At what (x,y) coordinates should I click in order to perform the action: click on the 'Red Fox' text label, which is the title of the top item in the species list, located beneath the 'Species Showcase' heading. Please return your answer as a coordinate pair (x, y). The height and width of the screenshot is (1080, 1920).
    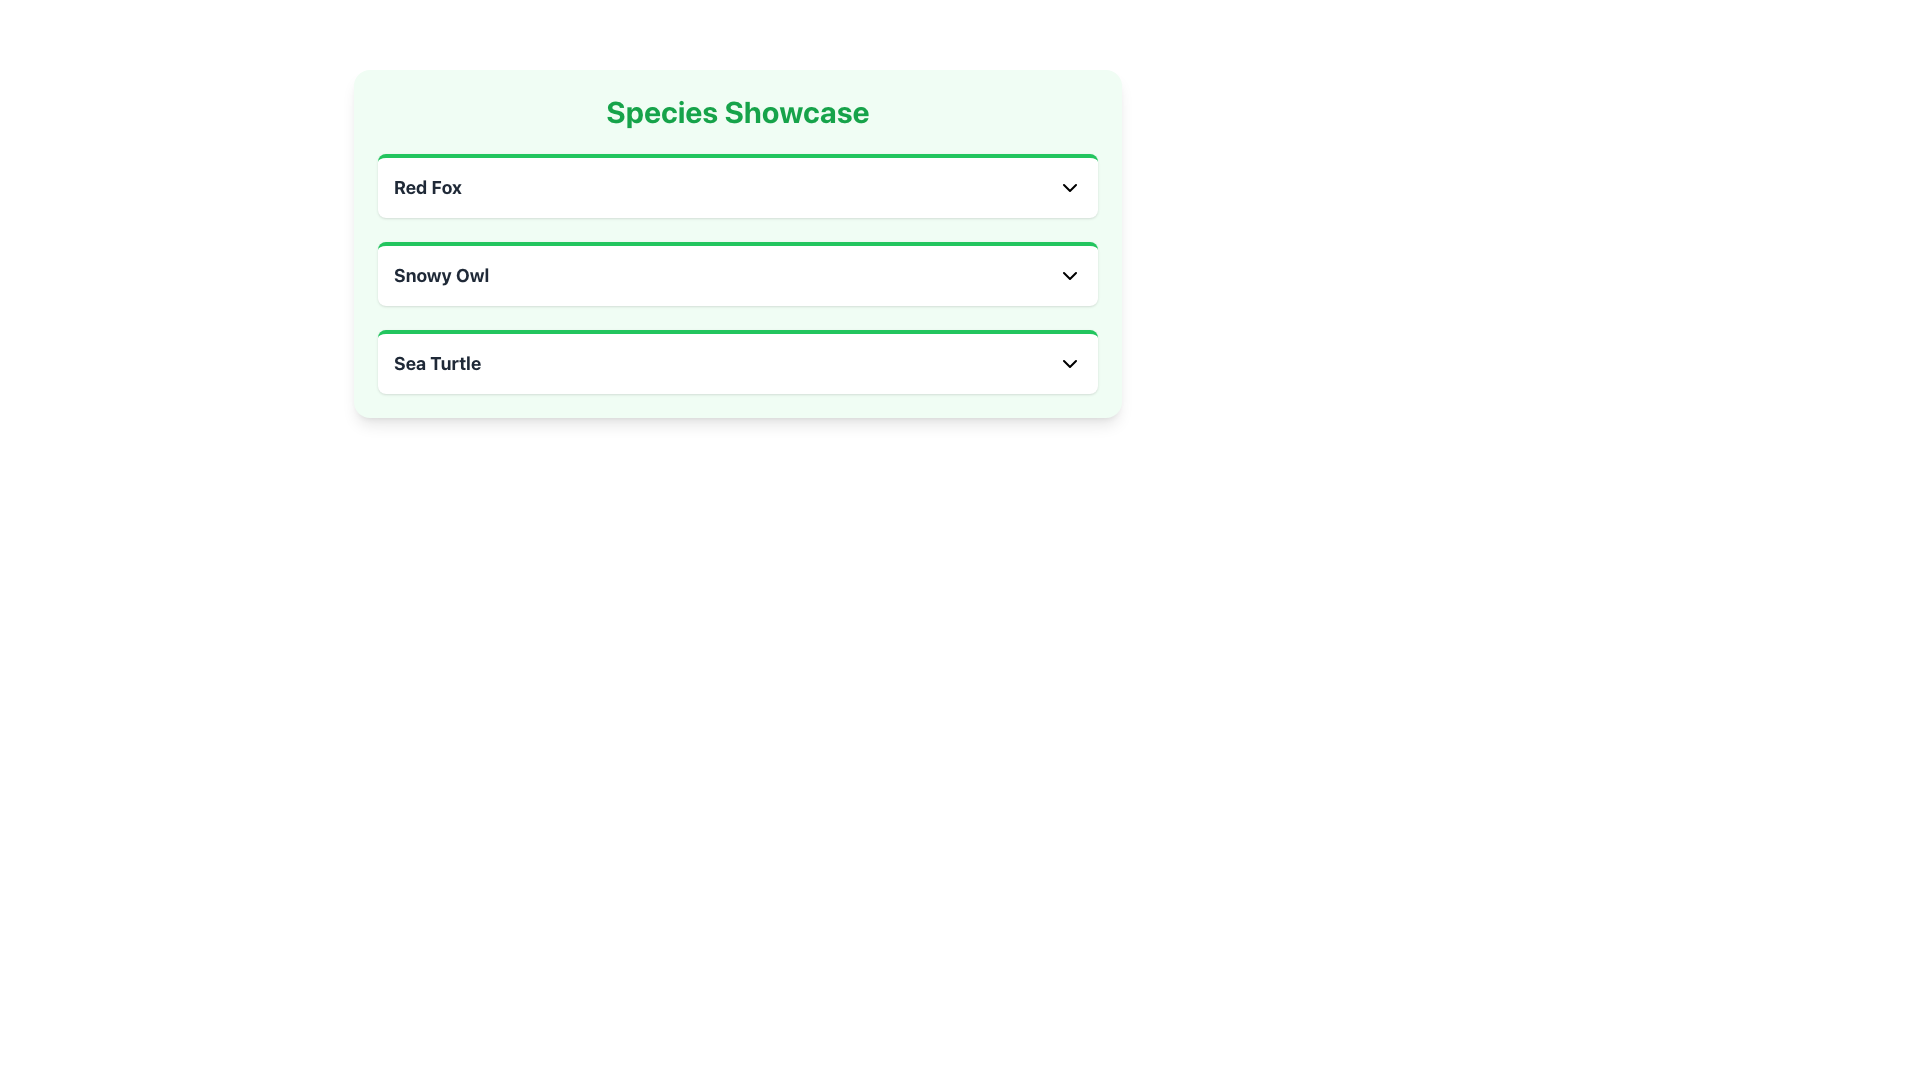
    Looking at the image, I should click on (426, 188).